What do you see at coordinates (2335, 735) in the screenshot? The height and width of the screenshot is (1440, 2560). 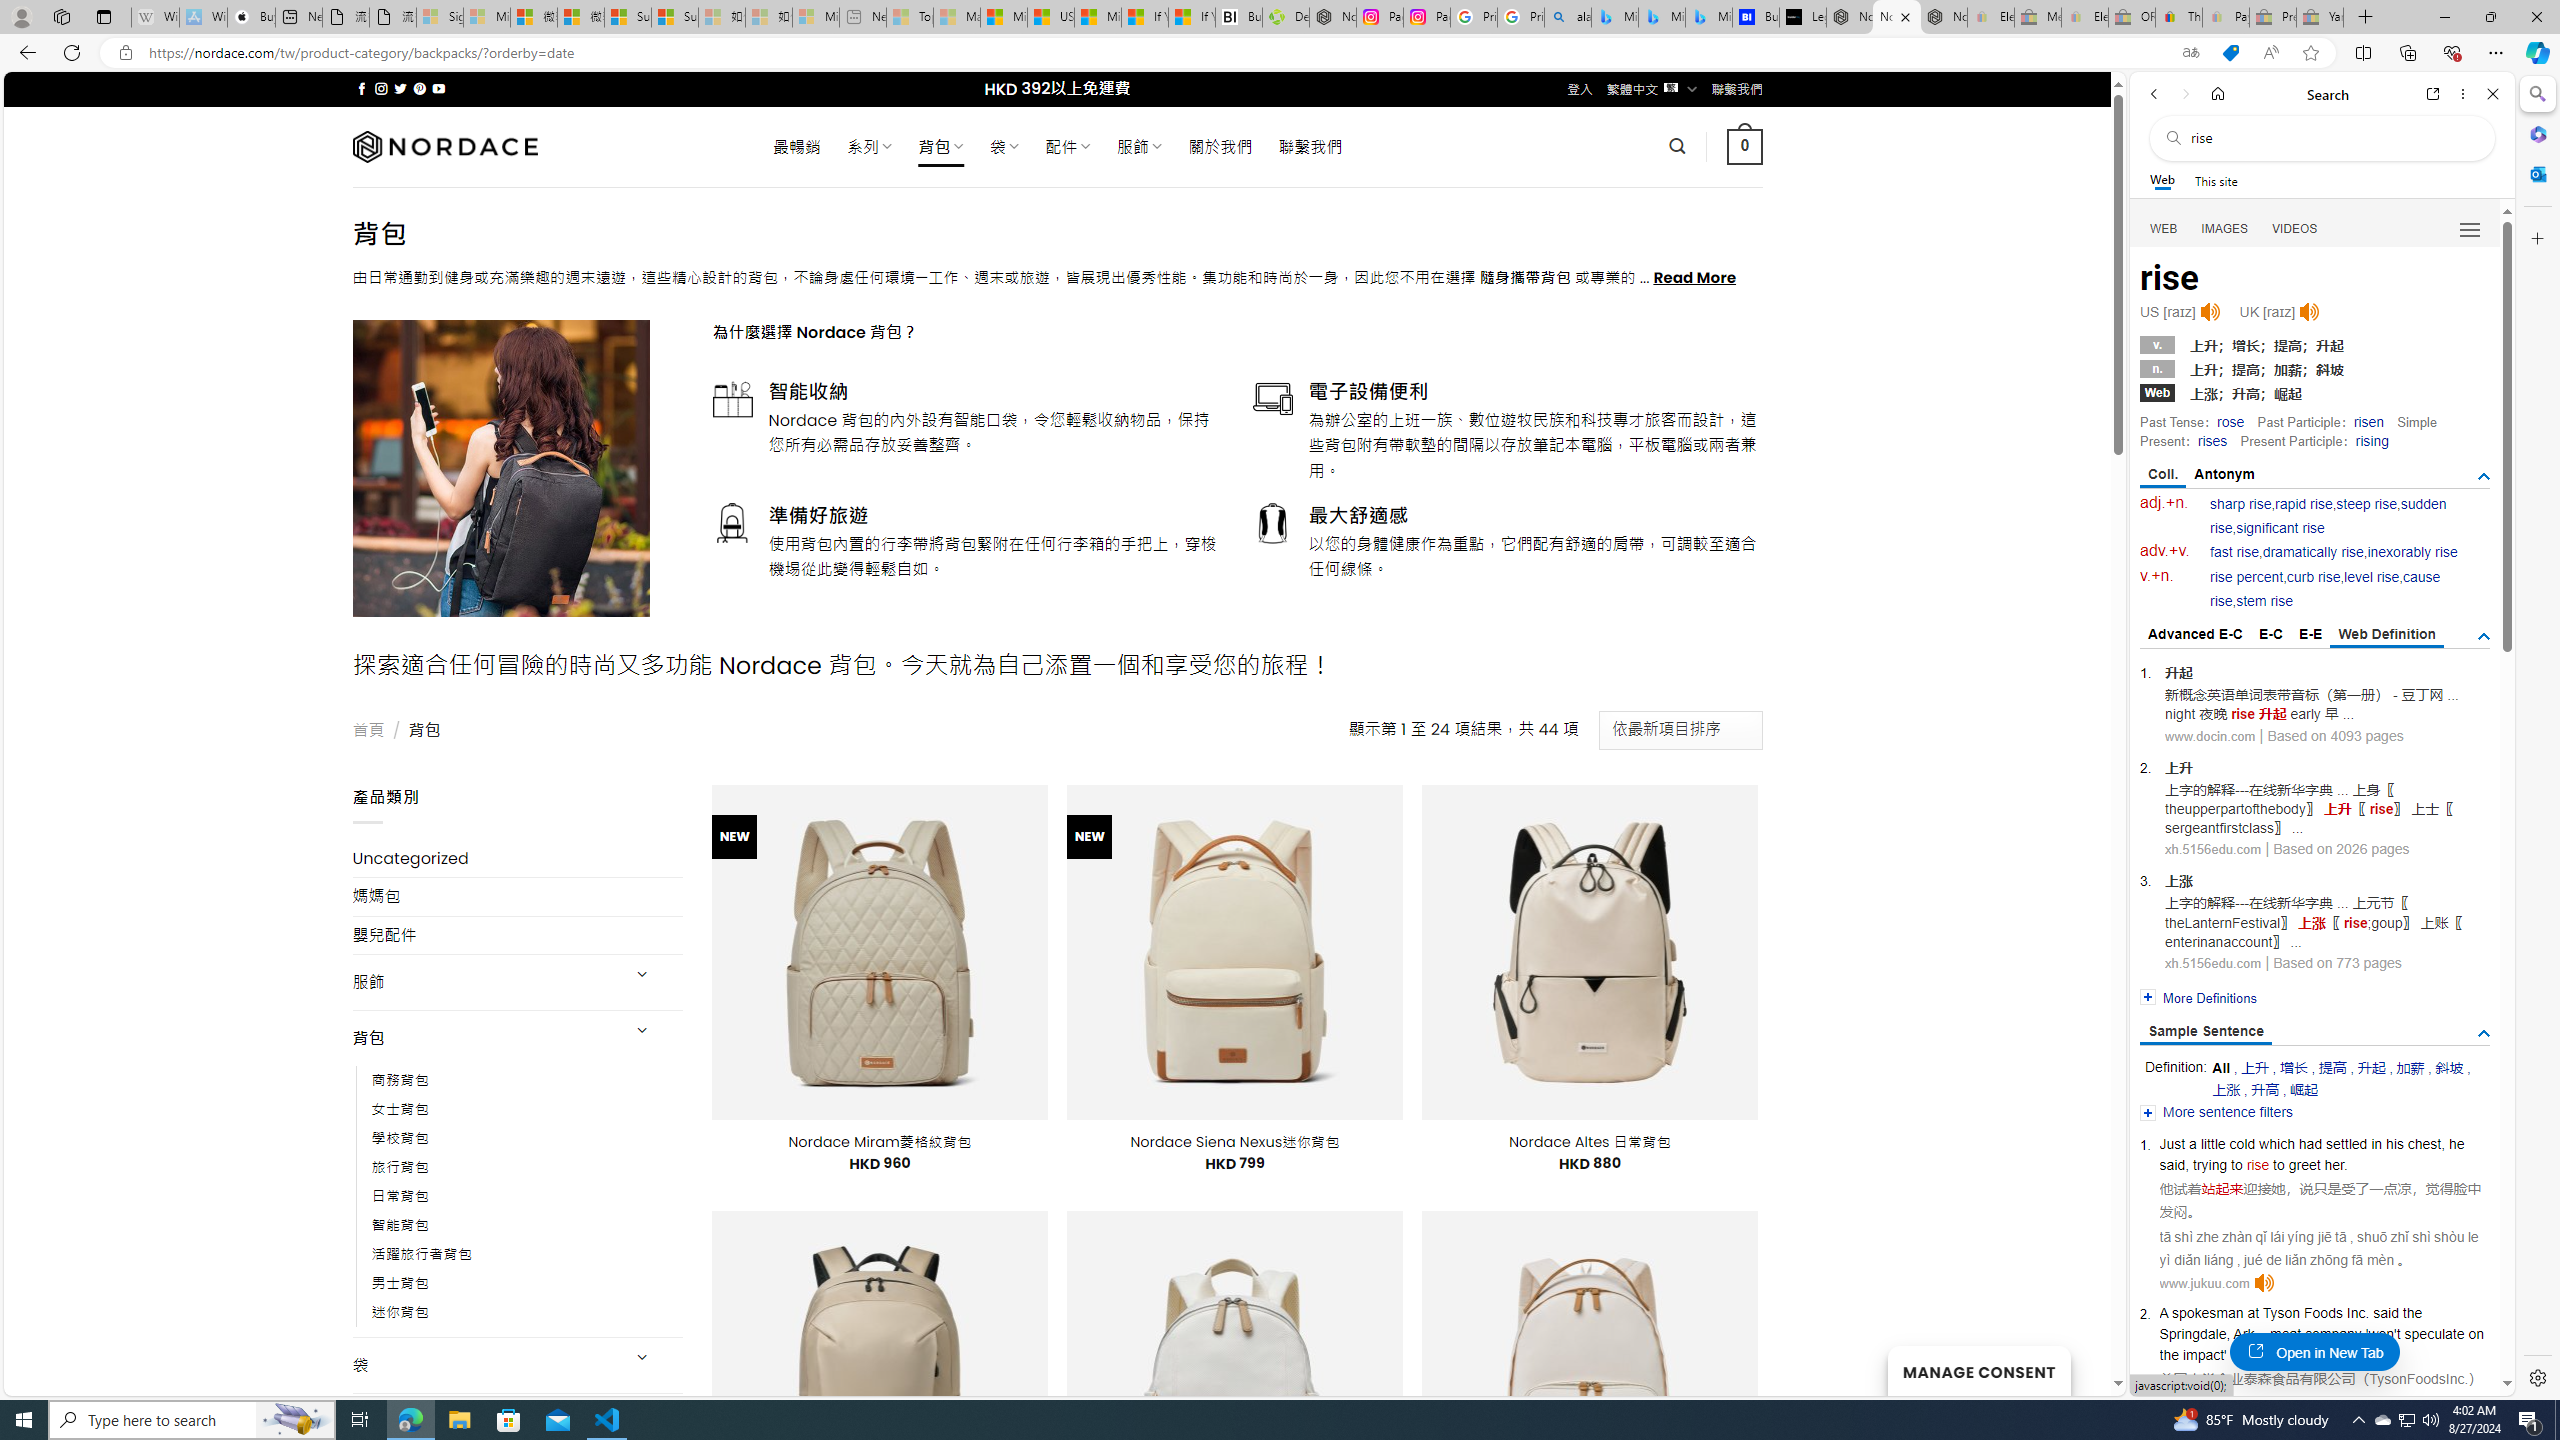 I see `'Based on 4093 pages'` at bounding box center [2335, 735].